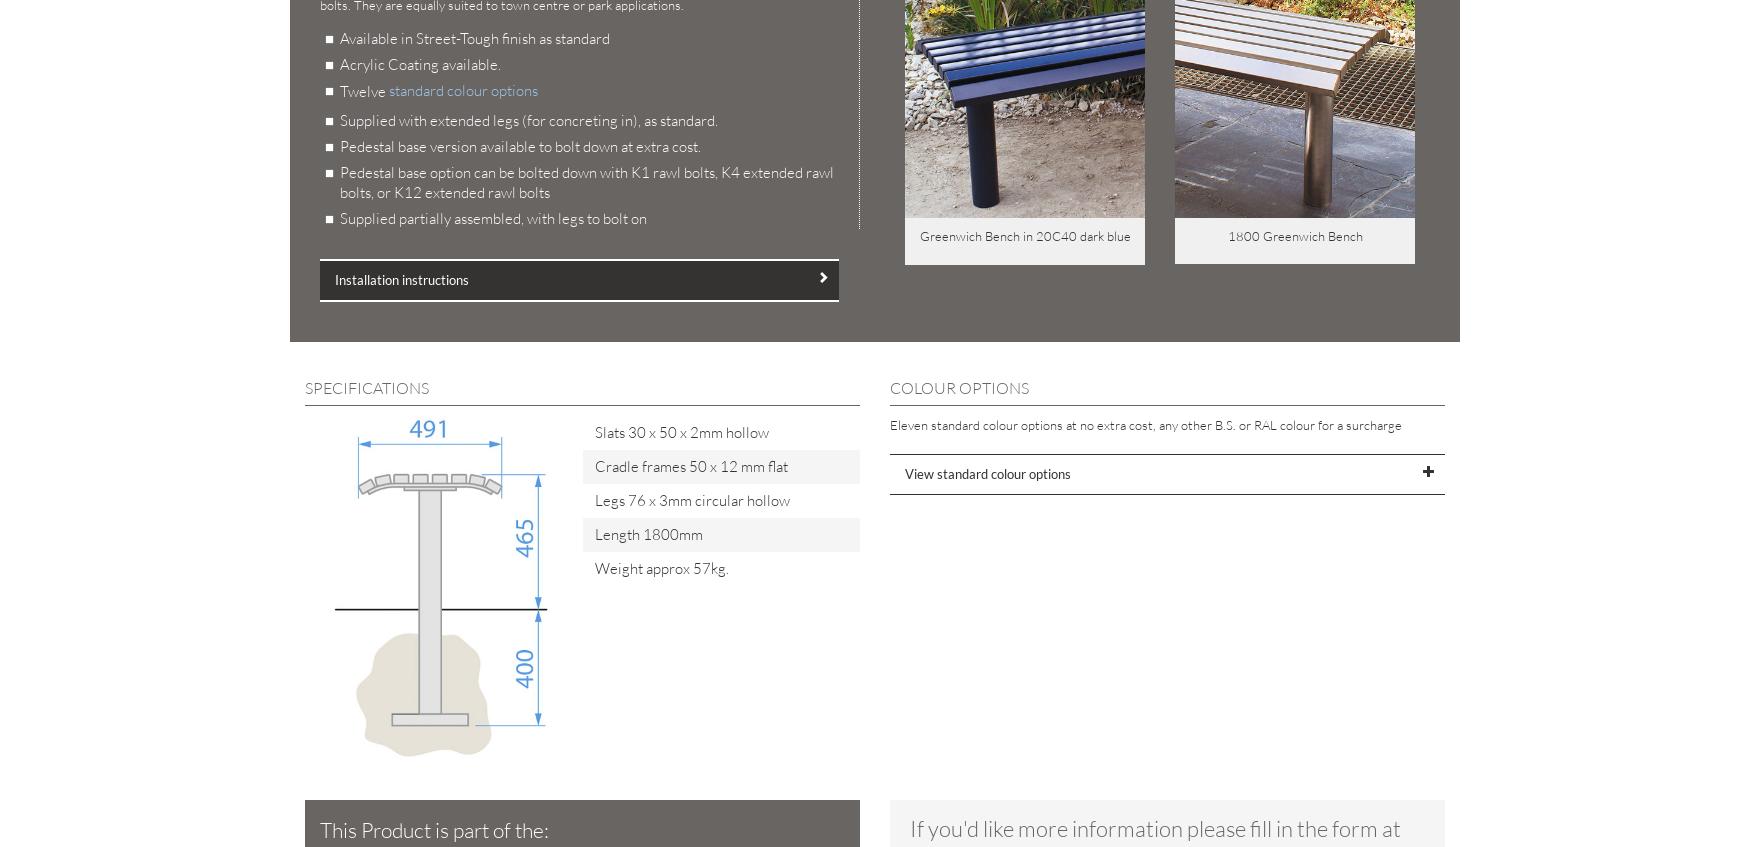 The height and width of the screenshot is (847, 1750). I want to click on 'Pedestal base version available to bolt down at extra cost.', so click(519, 145).